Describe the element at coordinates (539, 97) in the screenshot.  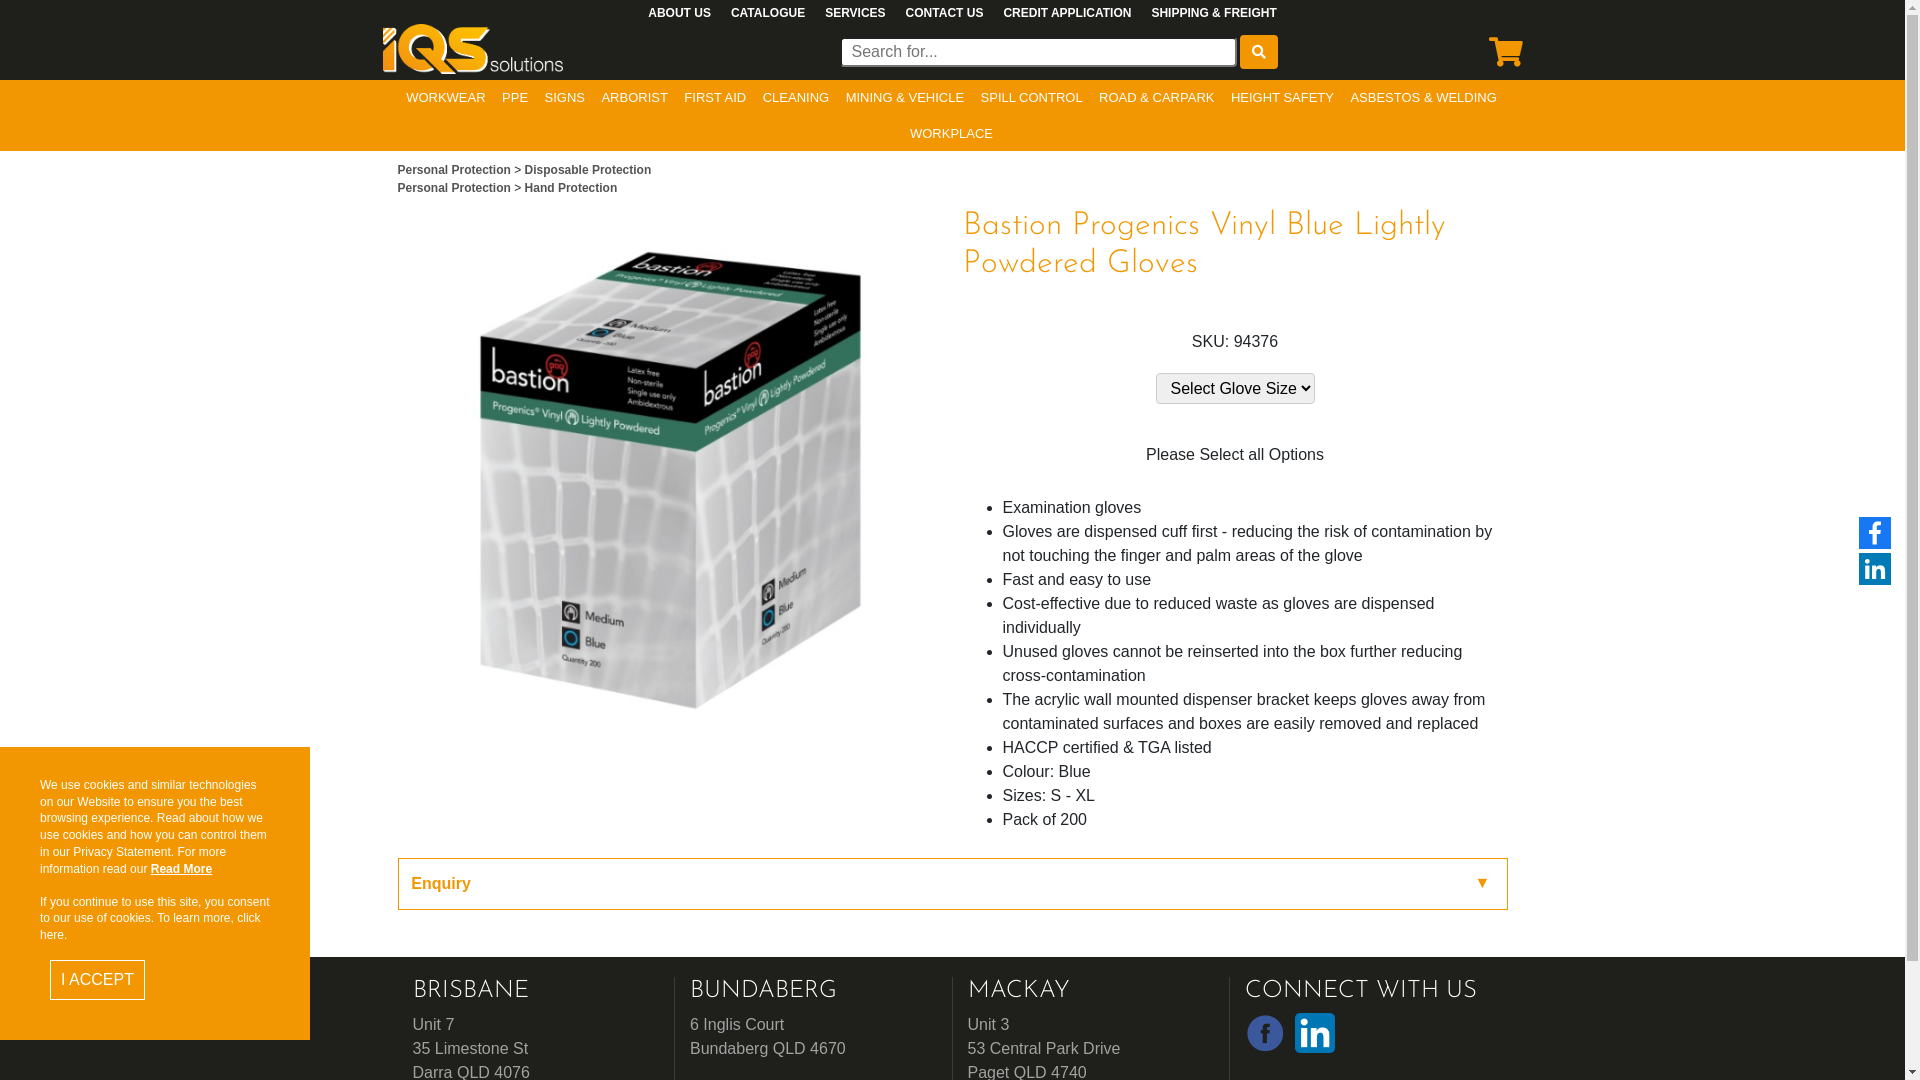
I see `'SIGNS'` at that location.